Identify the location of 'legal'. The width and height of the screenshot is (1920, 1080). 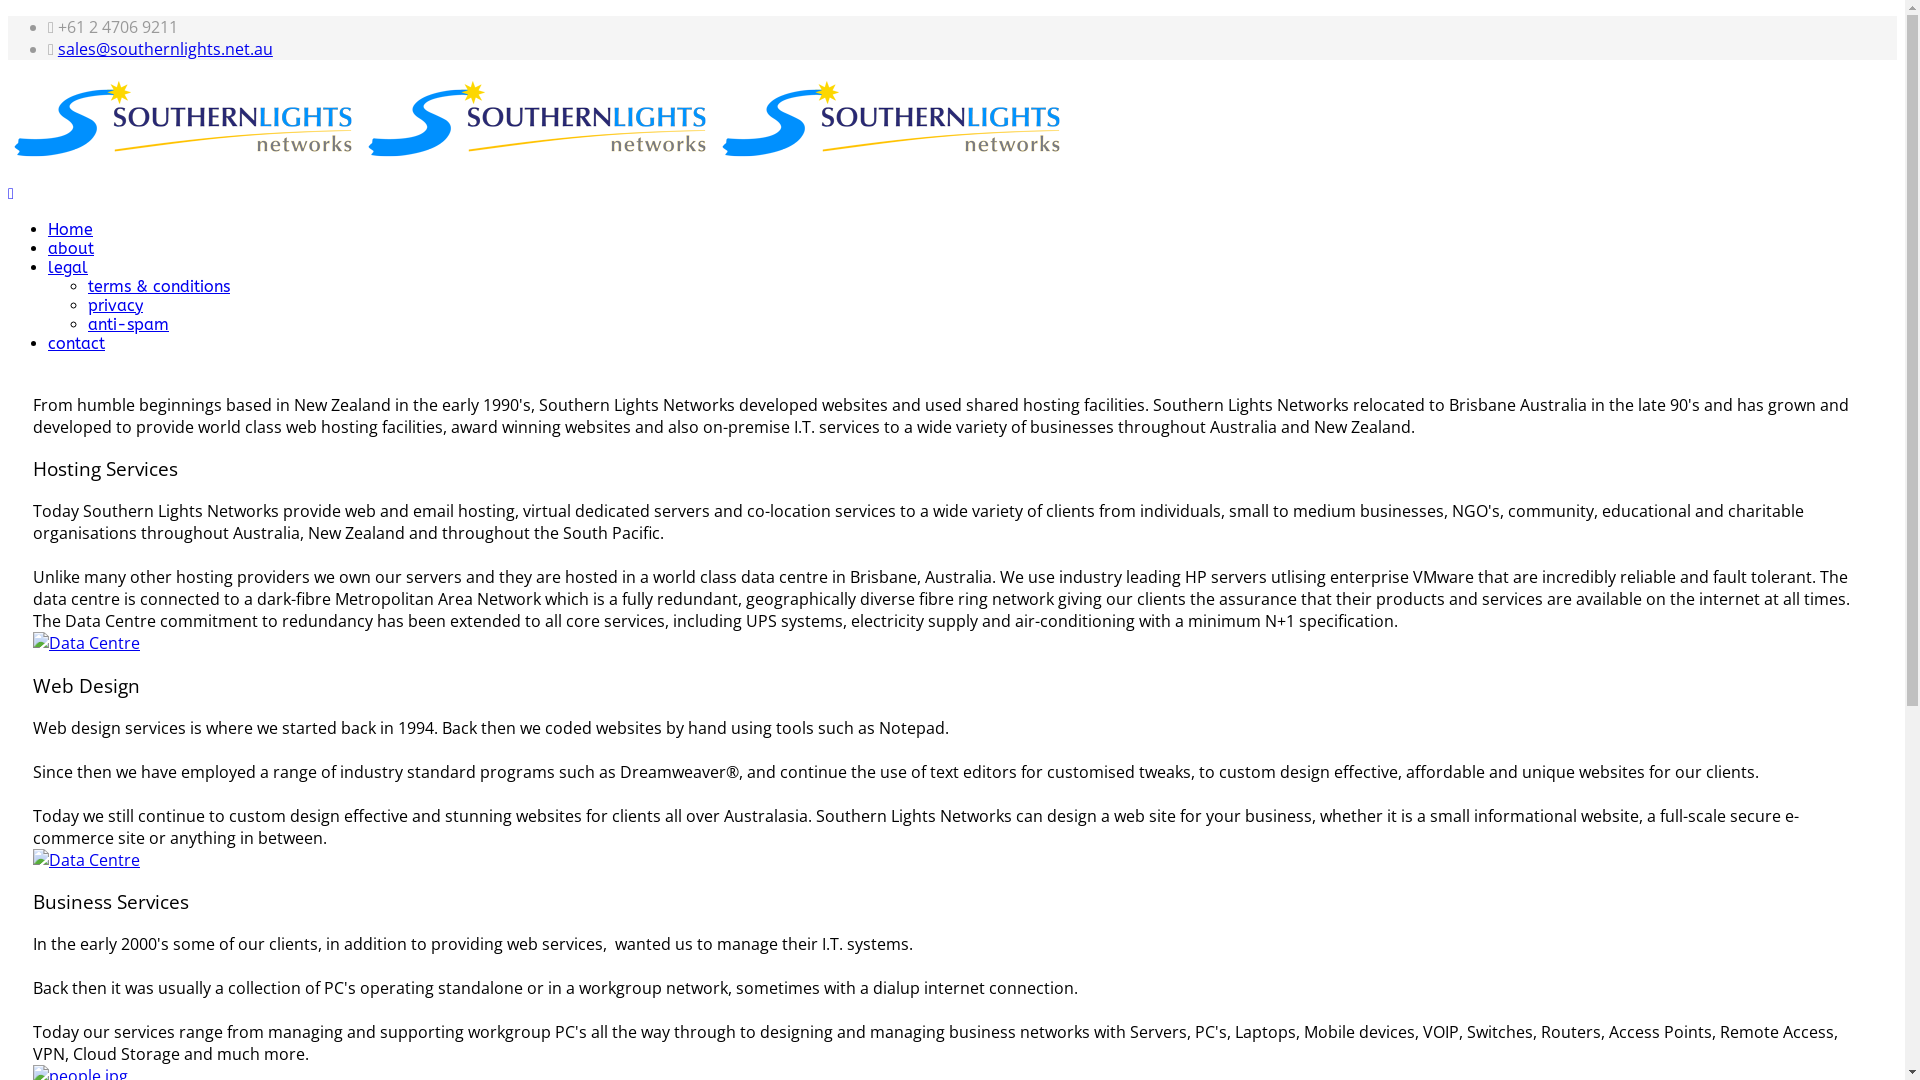
(67, 266).